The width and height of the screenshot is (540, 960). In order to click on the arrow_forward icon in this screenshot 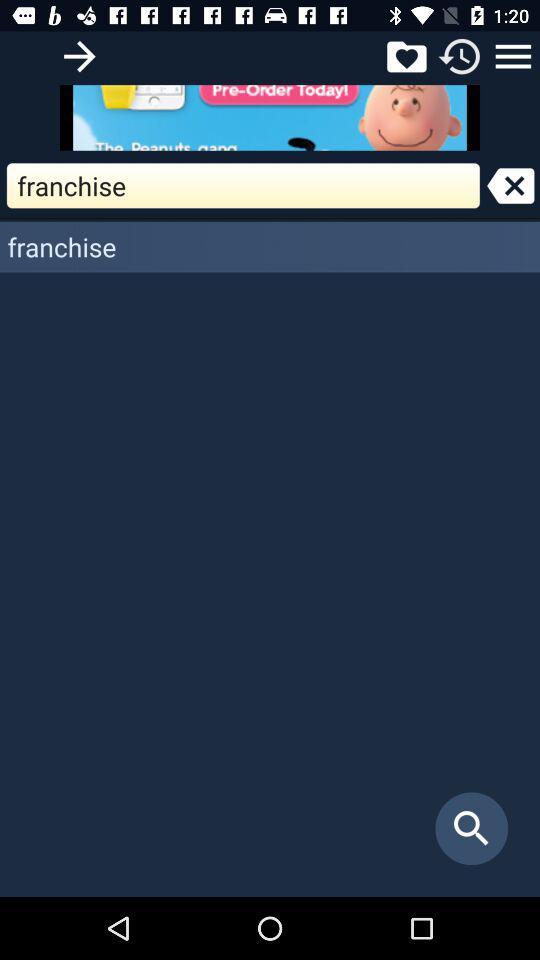, I will do `click(78, 55)`.